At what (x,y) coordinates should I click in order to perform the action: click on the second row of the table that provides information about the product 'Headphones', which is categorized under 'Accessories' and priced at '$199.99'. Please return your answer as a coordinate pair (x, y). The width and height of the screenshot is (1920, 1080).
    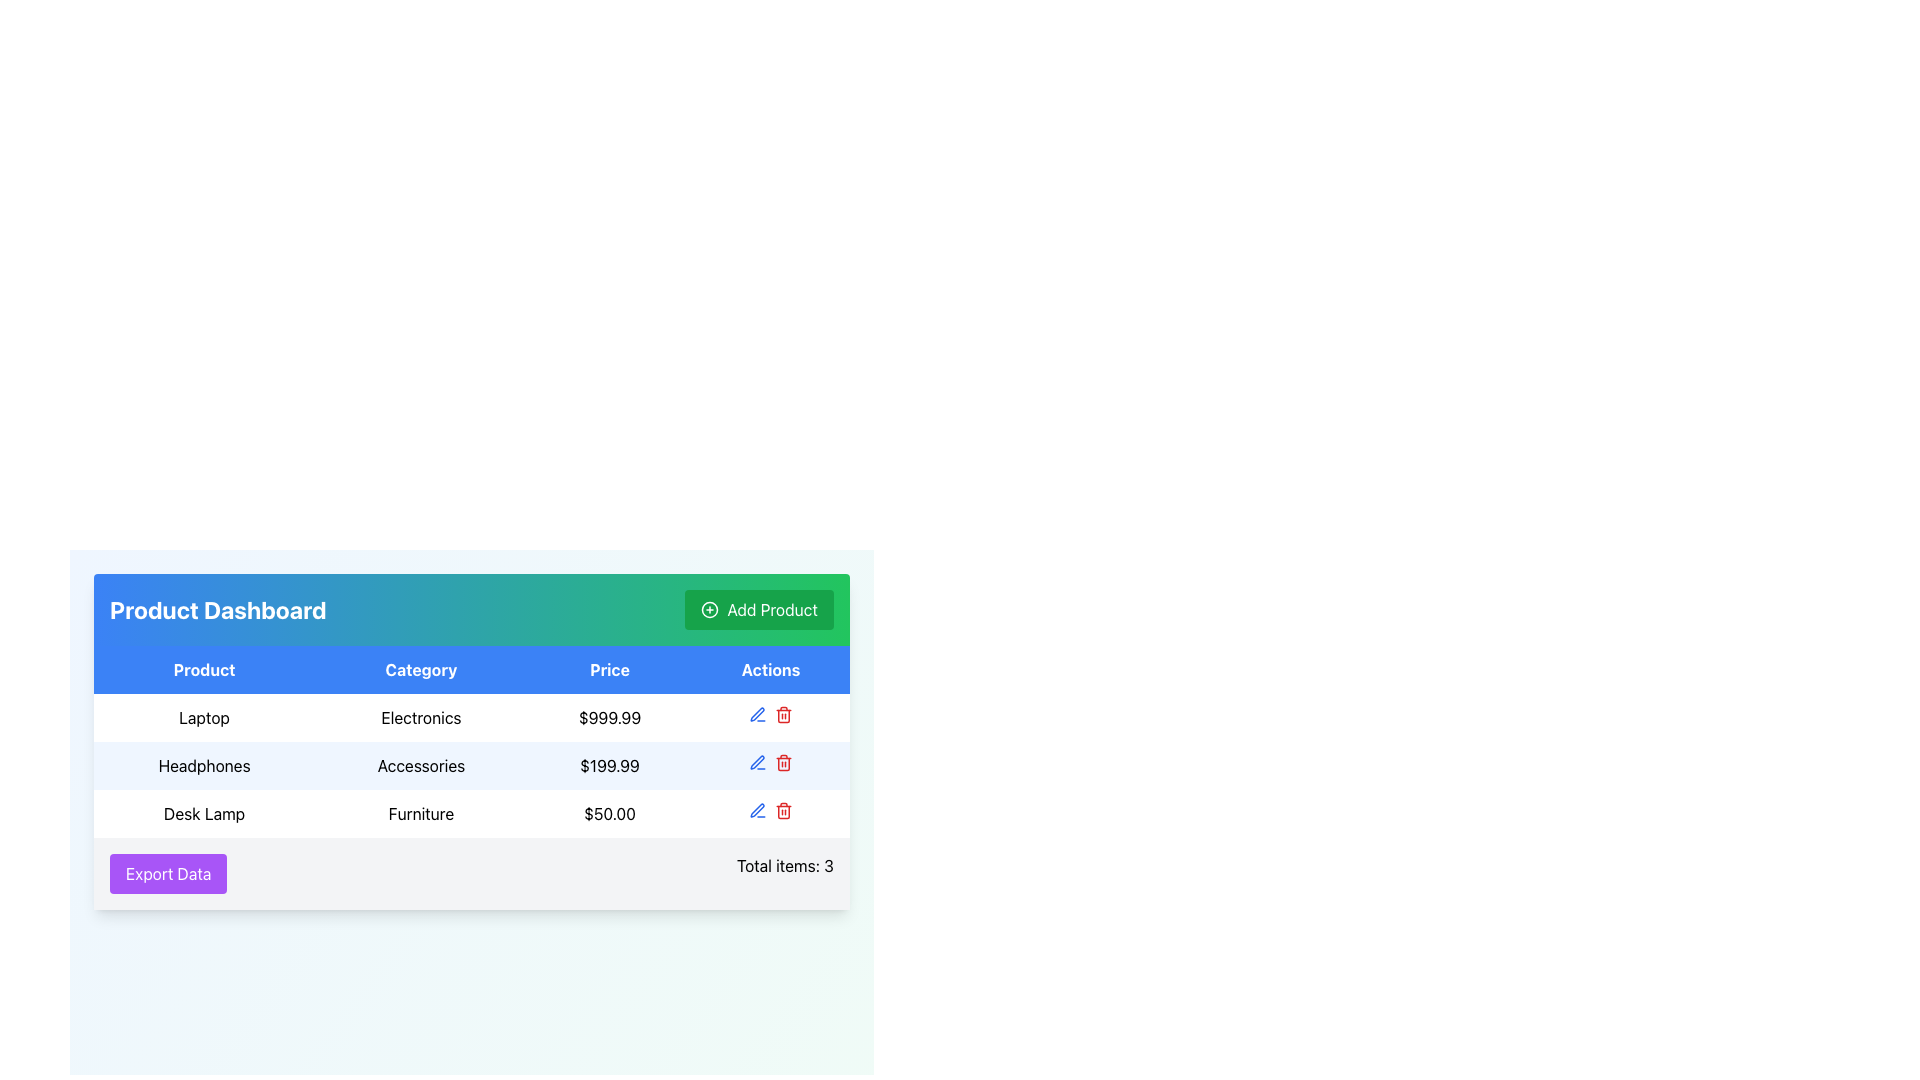
    Looking at the image, I should click on (470, 765).